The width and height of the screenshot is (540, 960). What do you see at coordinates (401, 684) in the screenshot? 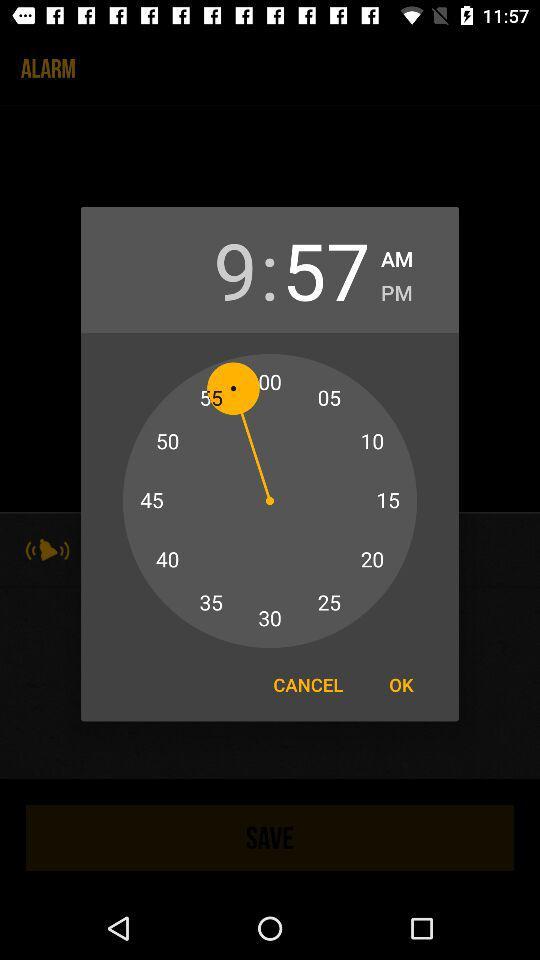
I see `ok icon` at bounding box center [401, 684].